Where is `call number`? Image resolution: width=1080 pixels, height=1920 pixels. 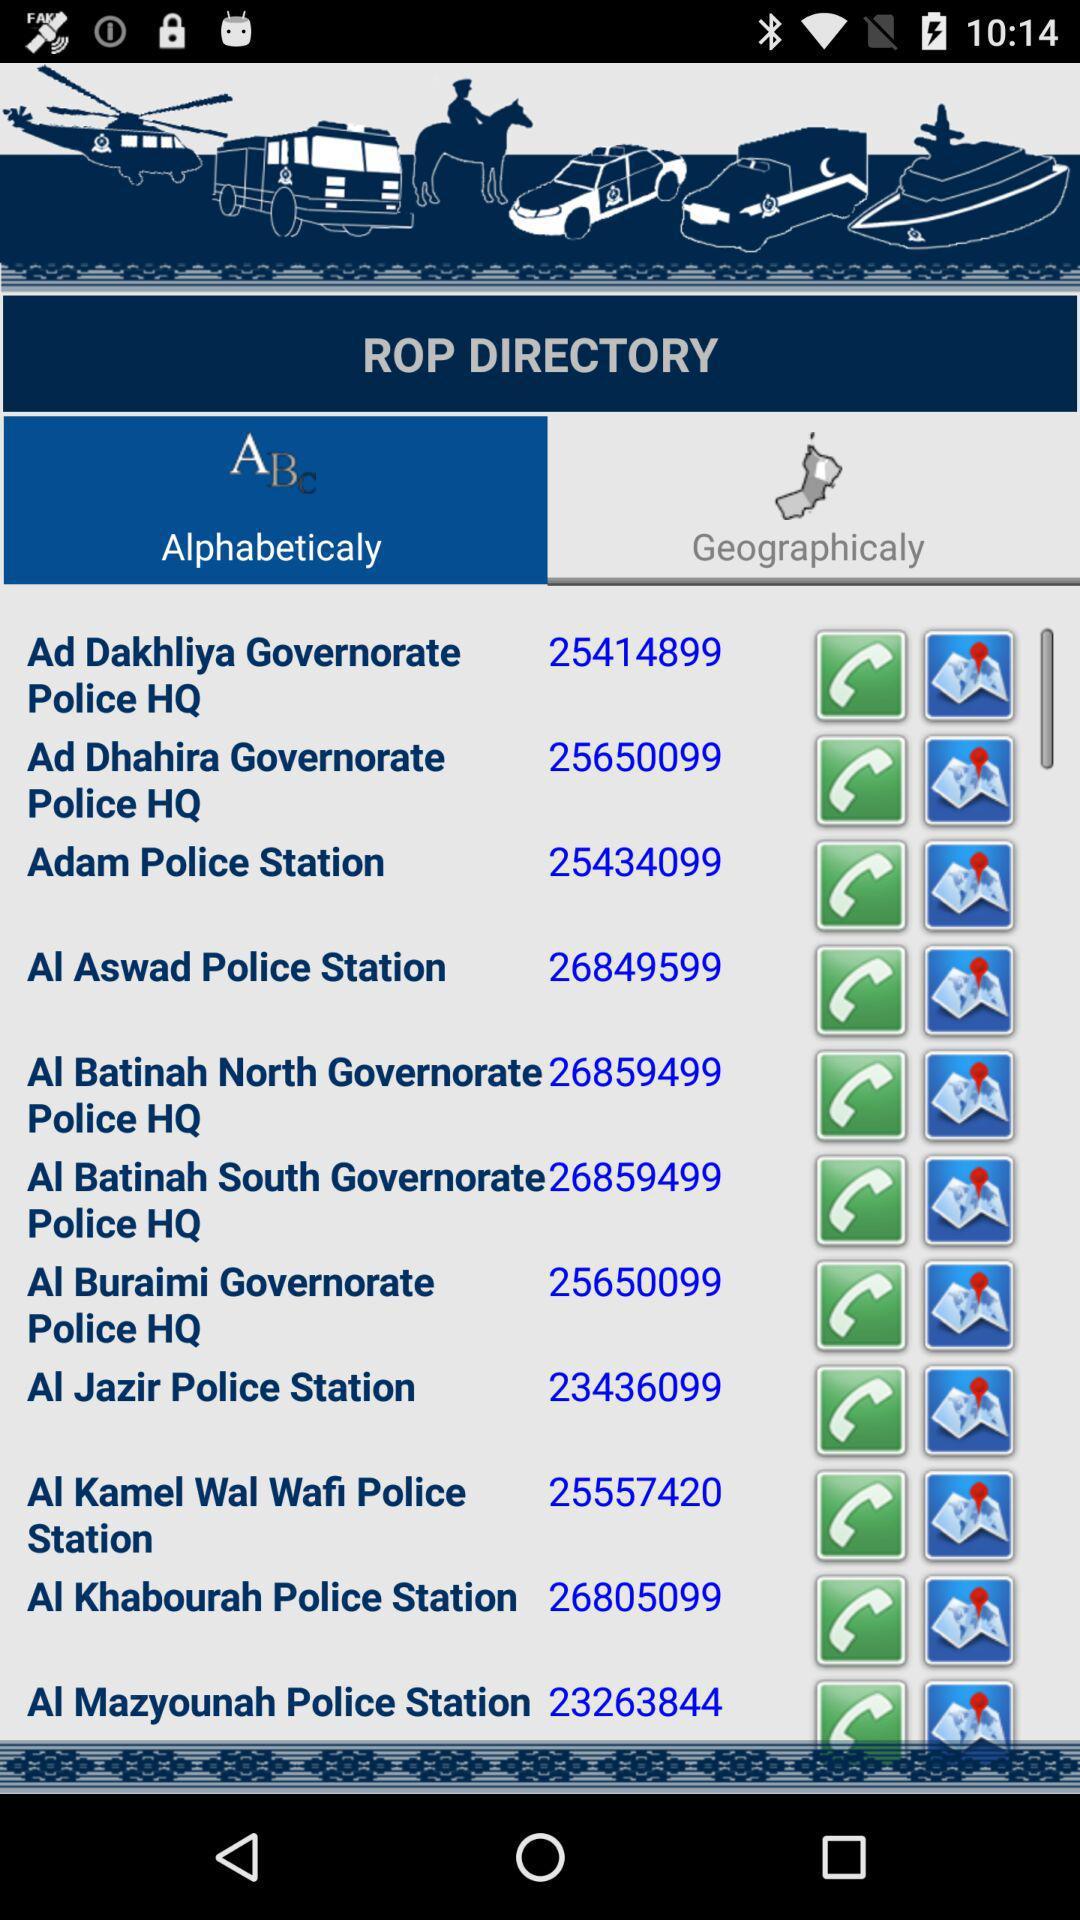 call number is located at coordinates (859, 1200).